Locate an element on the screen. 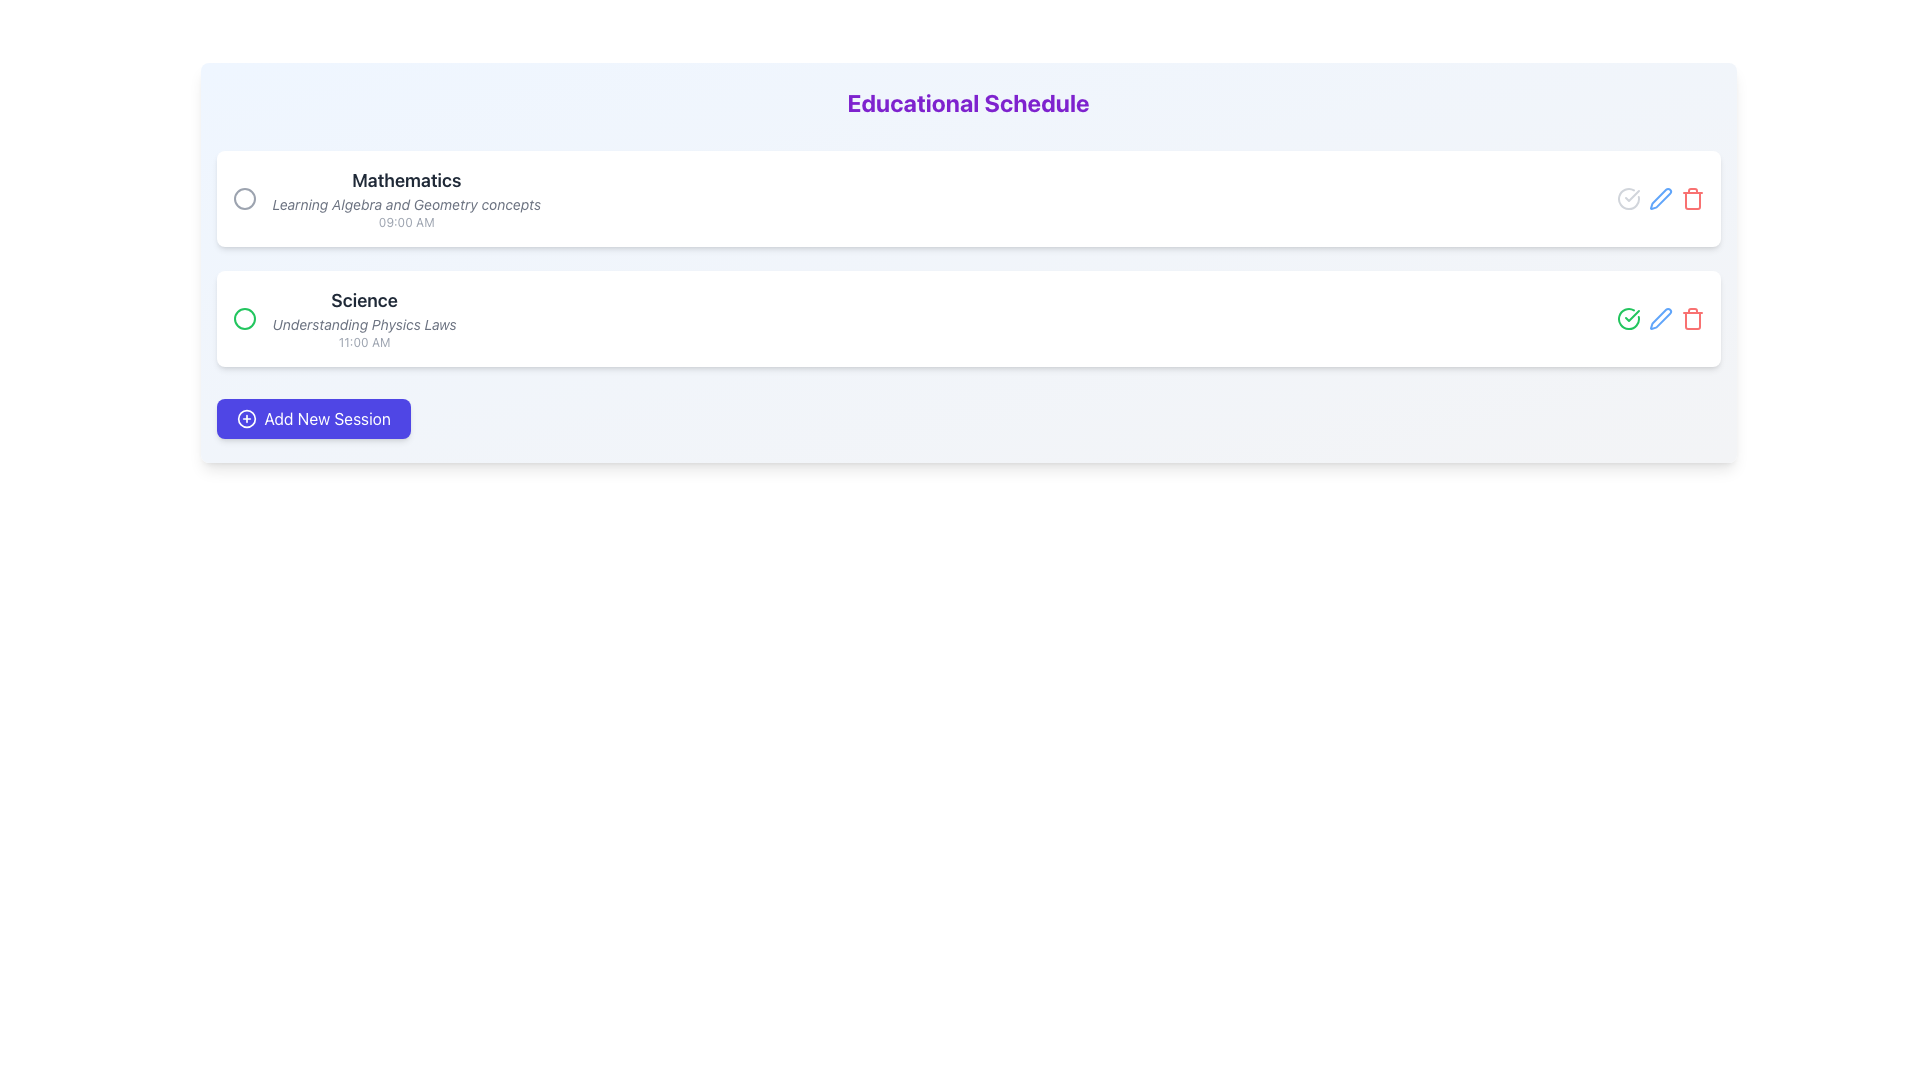 The width and height of the screenshot is (1920, 1080). the pencil-shaped icon button in the Mathematics session is located at coordinates (1660, 199).